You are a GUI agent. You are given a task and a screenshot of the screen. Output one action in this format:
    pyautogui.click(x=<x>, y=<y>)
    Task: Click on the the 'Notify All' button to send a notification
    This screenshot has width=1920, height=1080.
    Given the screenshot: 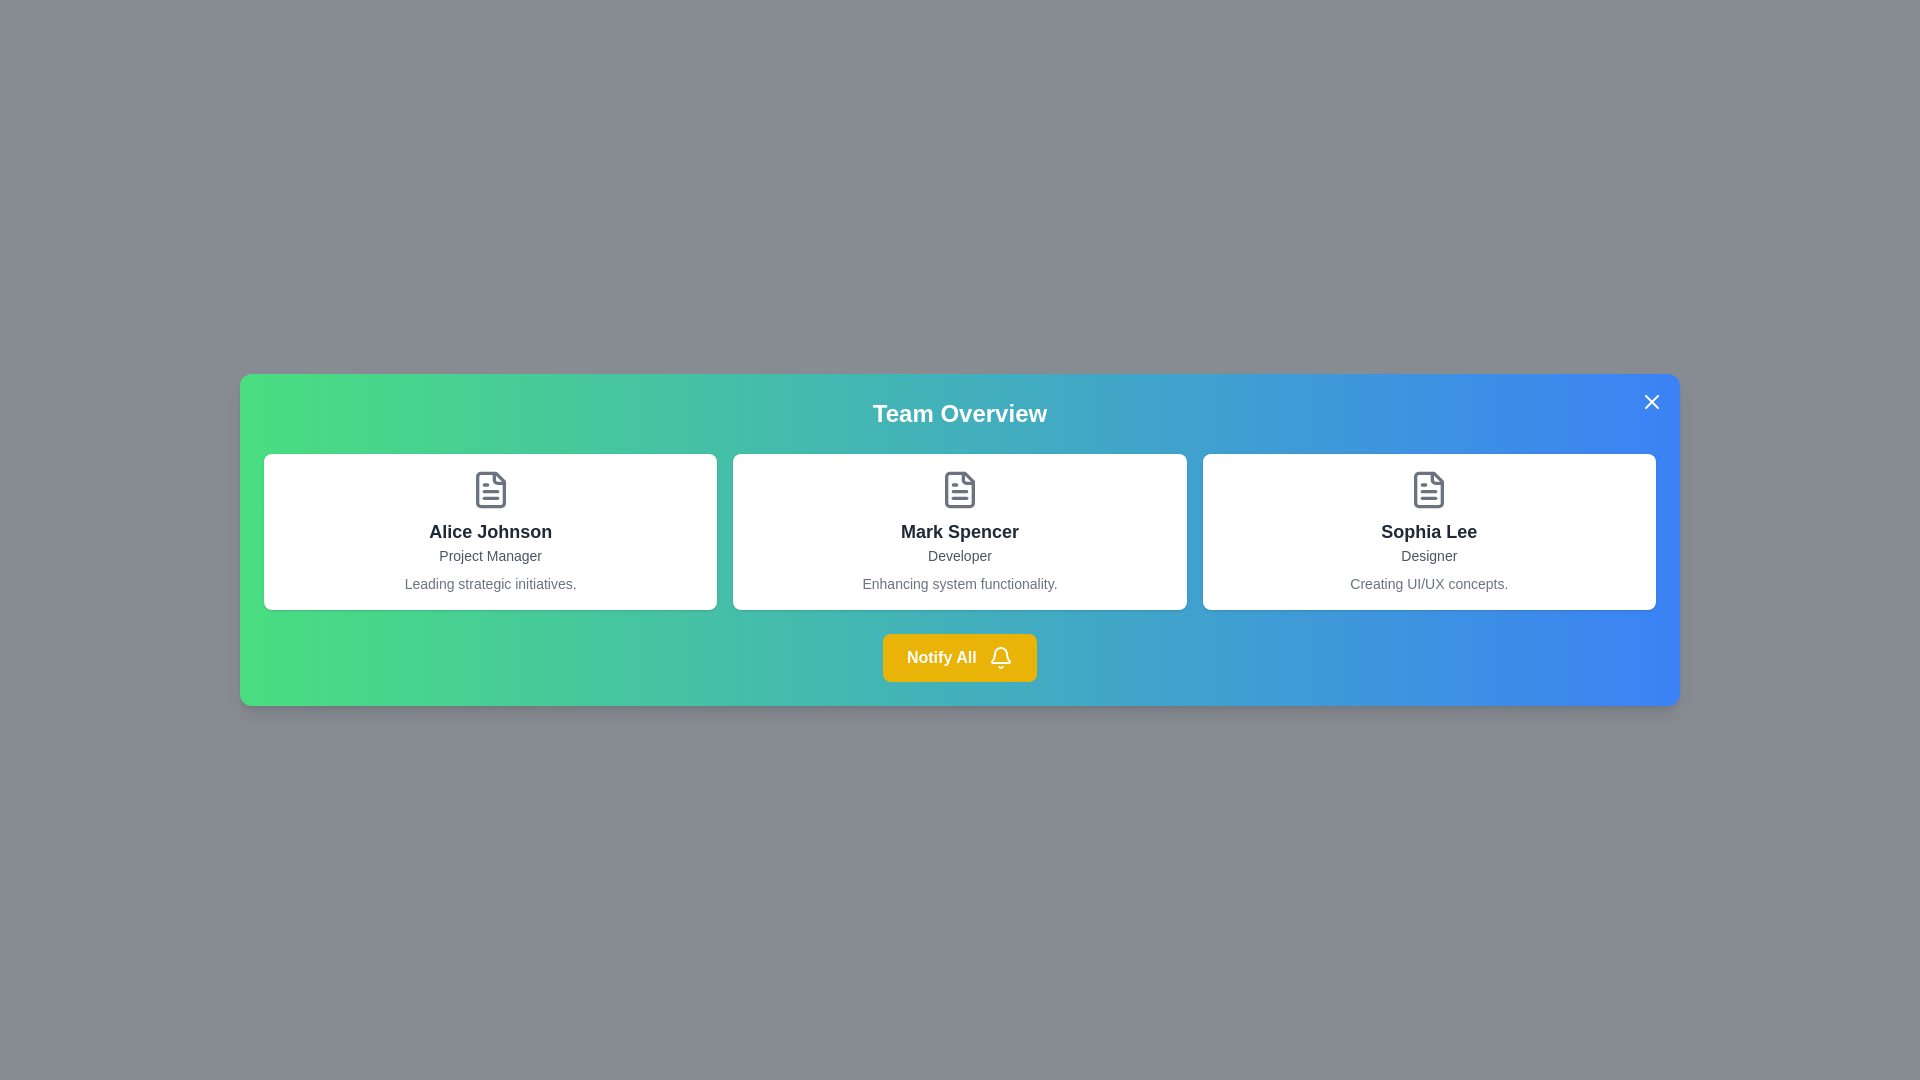 What is the action you would take?
    pyautogui.click(x=960, y=657)
    